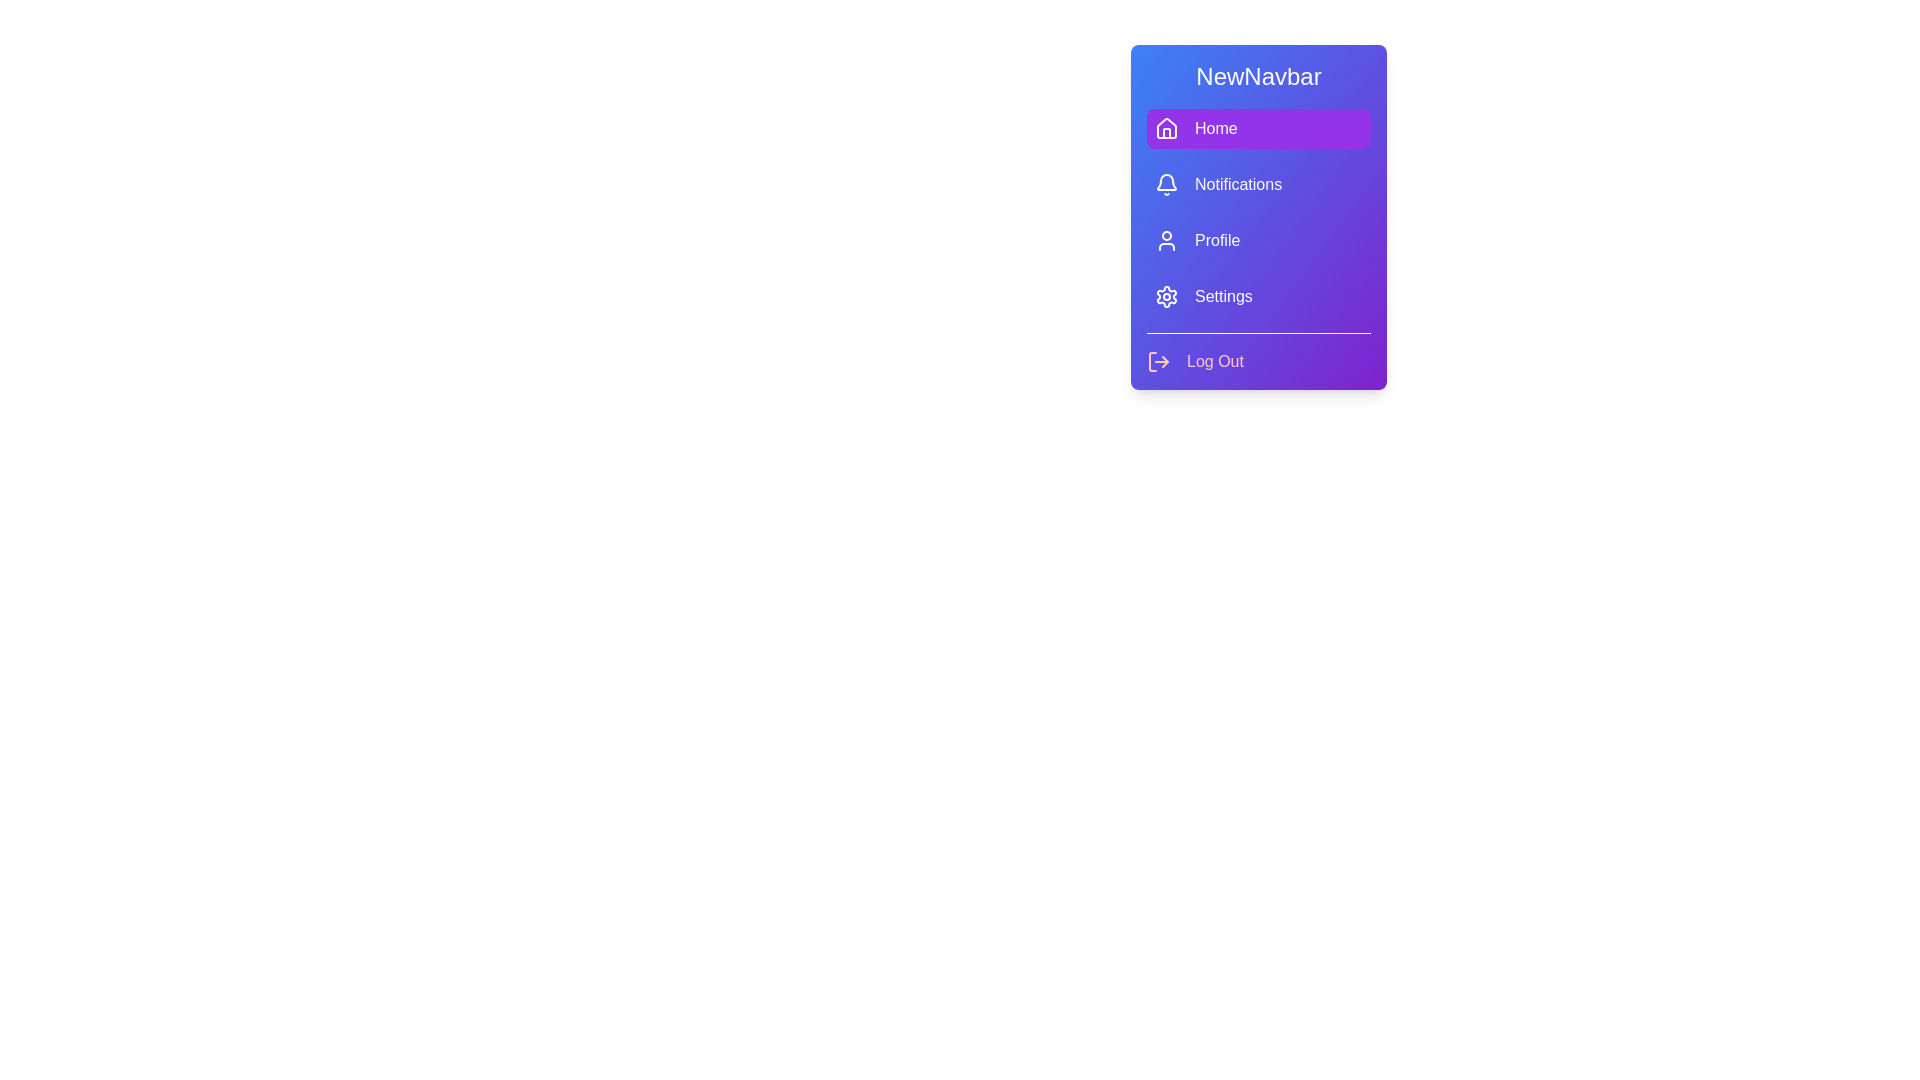 The width and height of the screenshot is (1920, 1080). Describe the element at coordinates (1166, 297) in the screenshot. I see `the cogwheel-shaped icon associated with settings, which is located in the navigation menu of the 'Settings' section` at that location.